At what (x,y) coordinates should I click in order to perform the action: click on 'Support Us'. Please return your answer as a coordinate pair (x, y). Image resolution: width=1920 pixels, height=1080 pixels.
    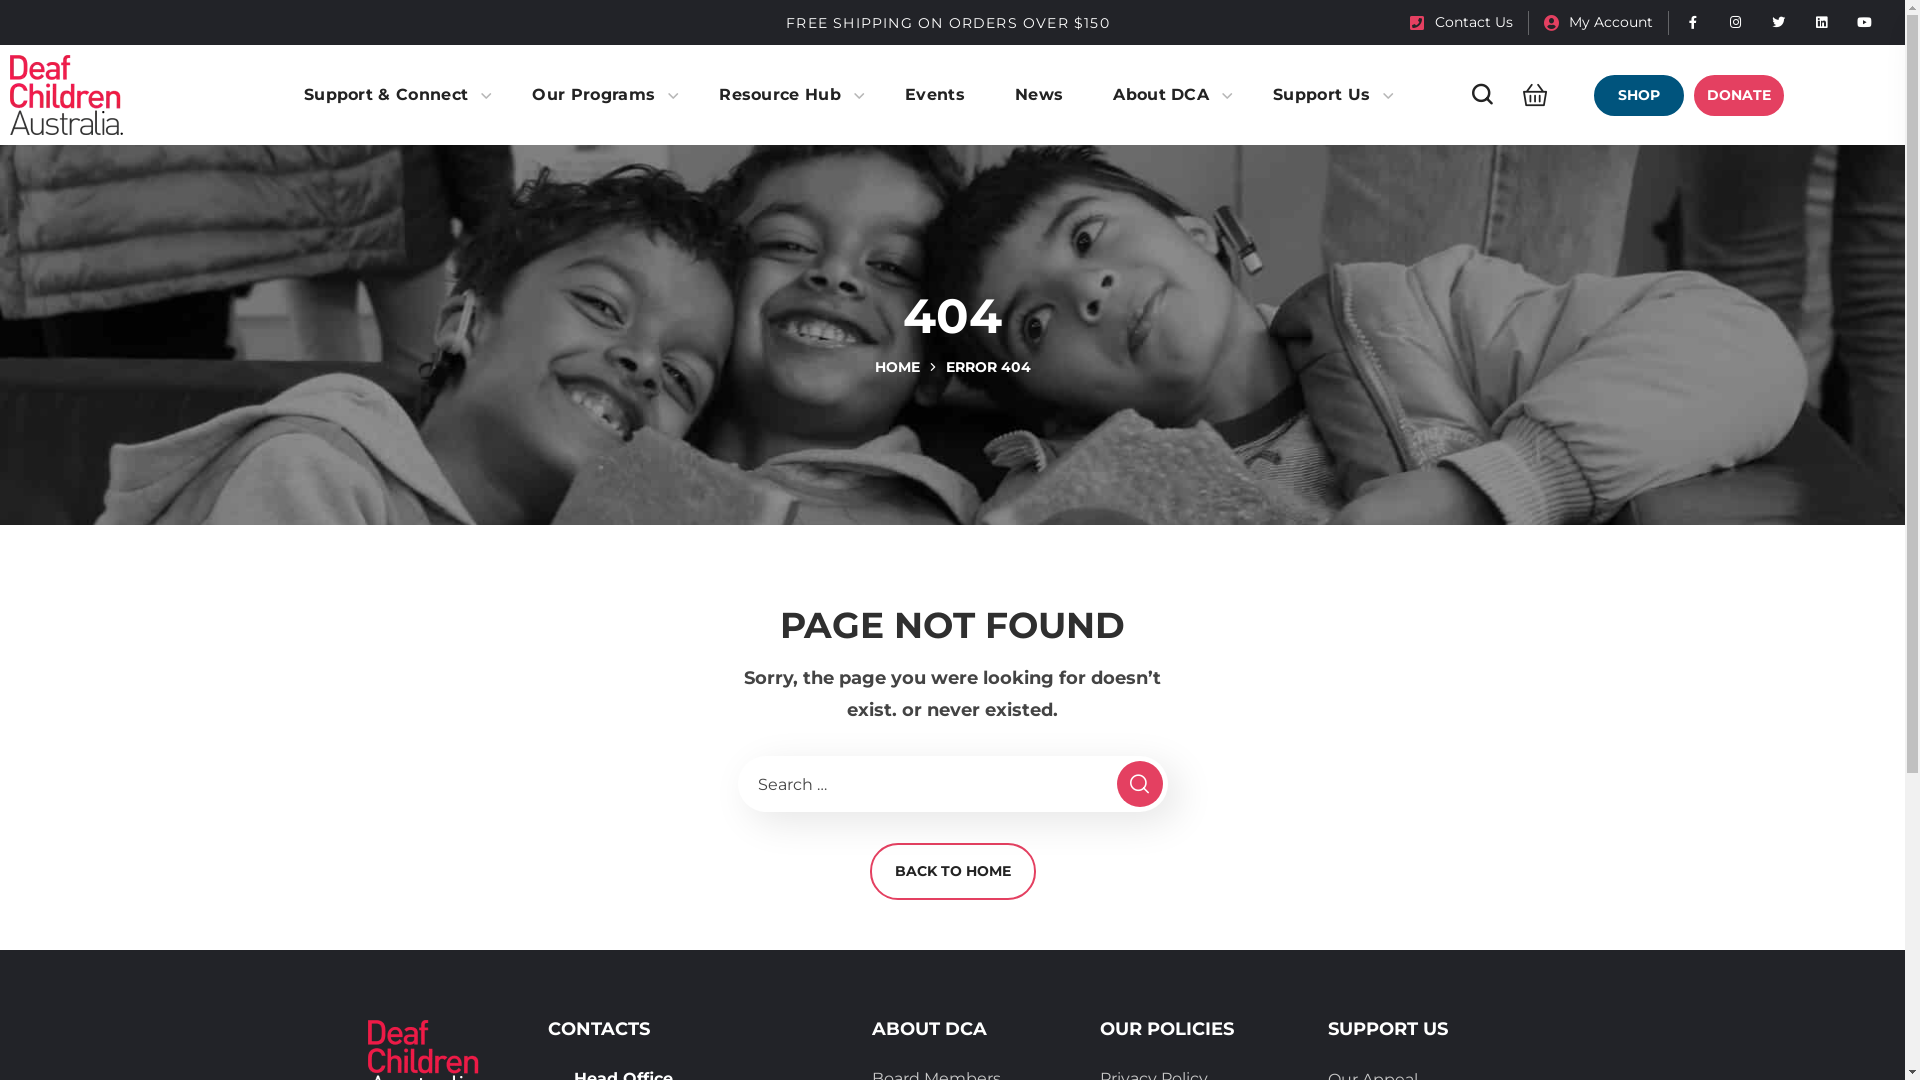
    Looking at the image, I should click on (1247, 95).